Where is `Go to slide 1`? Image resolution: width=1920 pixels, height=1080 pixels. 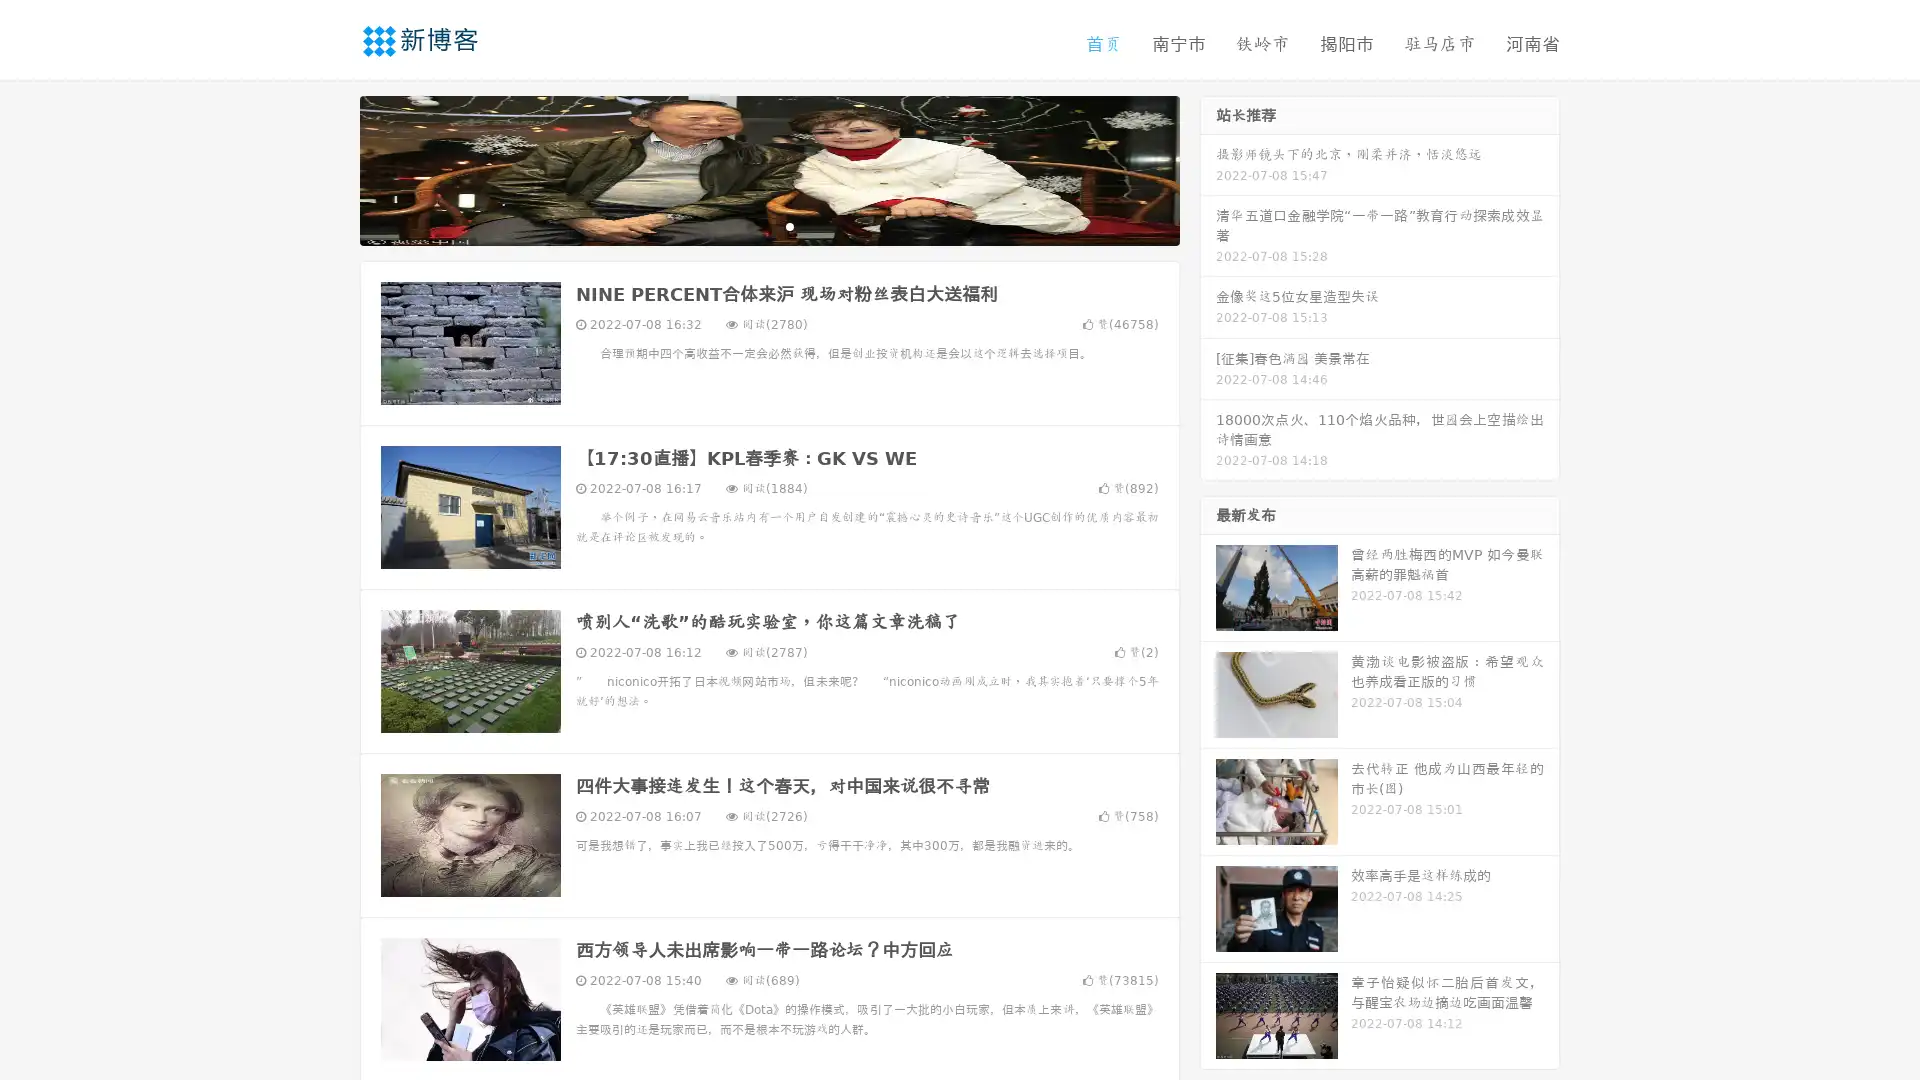
Go to slide 1 is located at coordinates (748, 225).